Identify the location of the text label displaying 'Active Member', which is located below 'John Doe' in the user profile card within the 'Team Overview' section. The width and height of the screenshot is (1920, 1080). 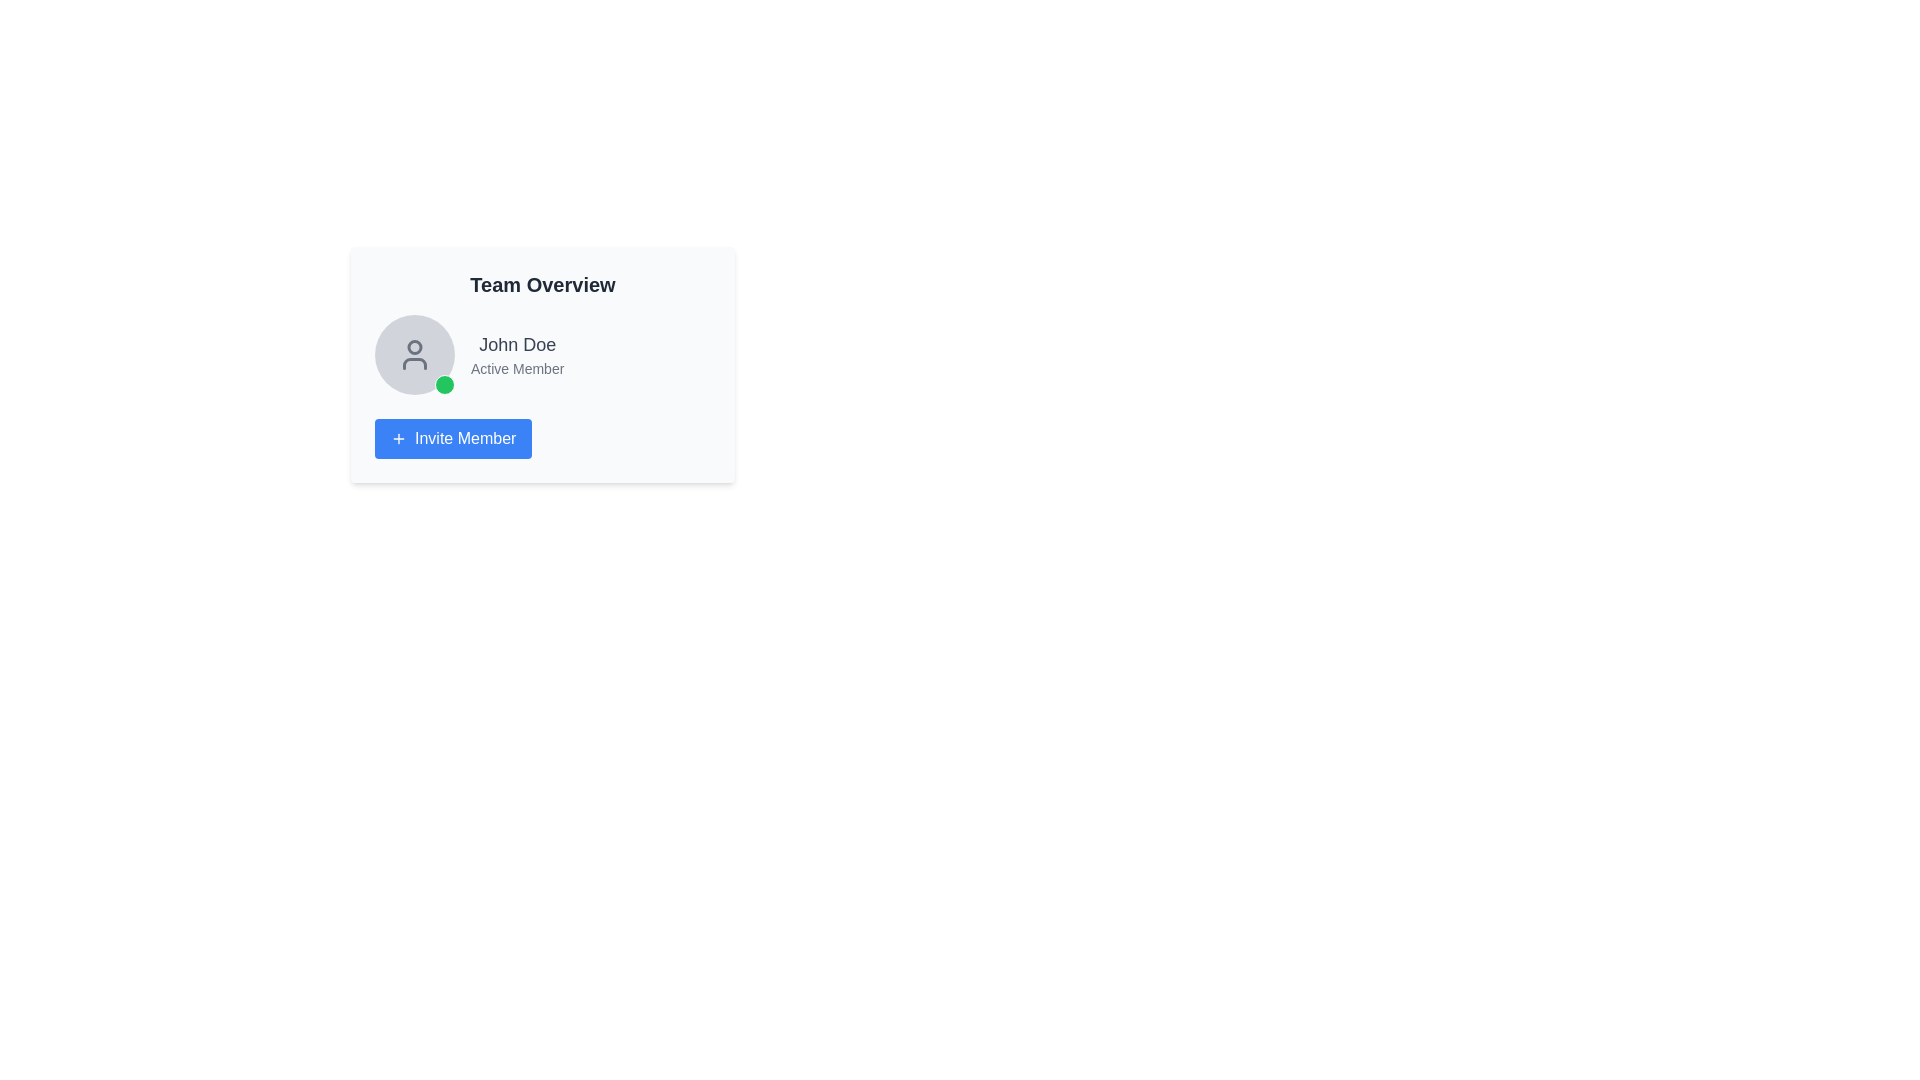
(517, 369).